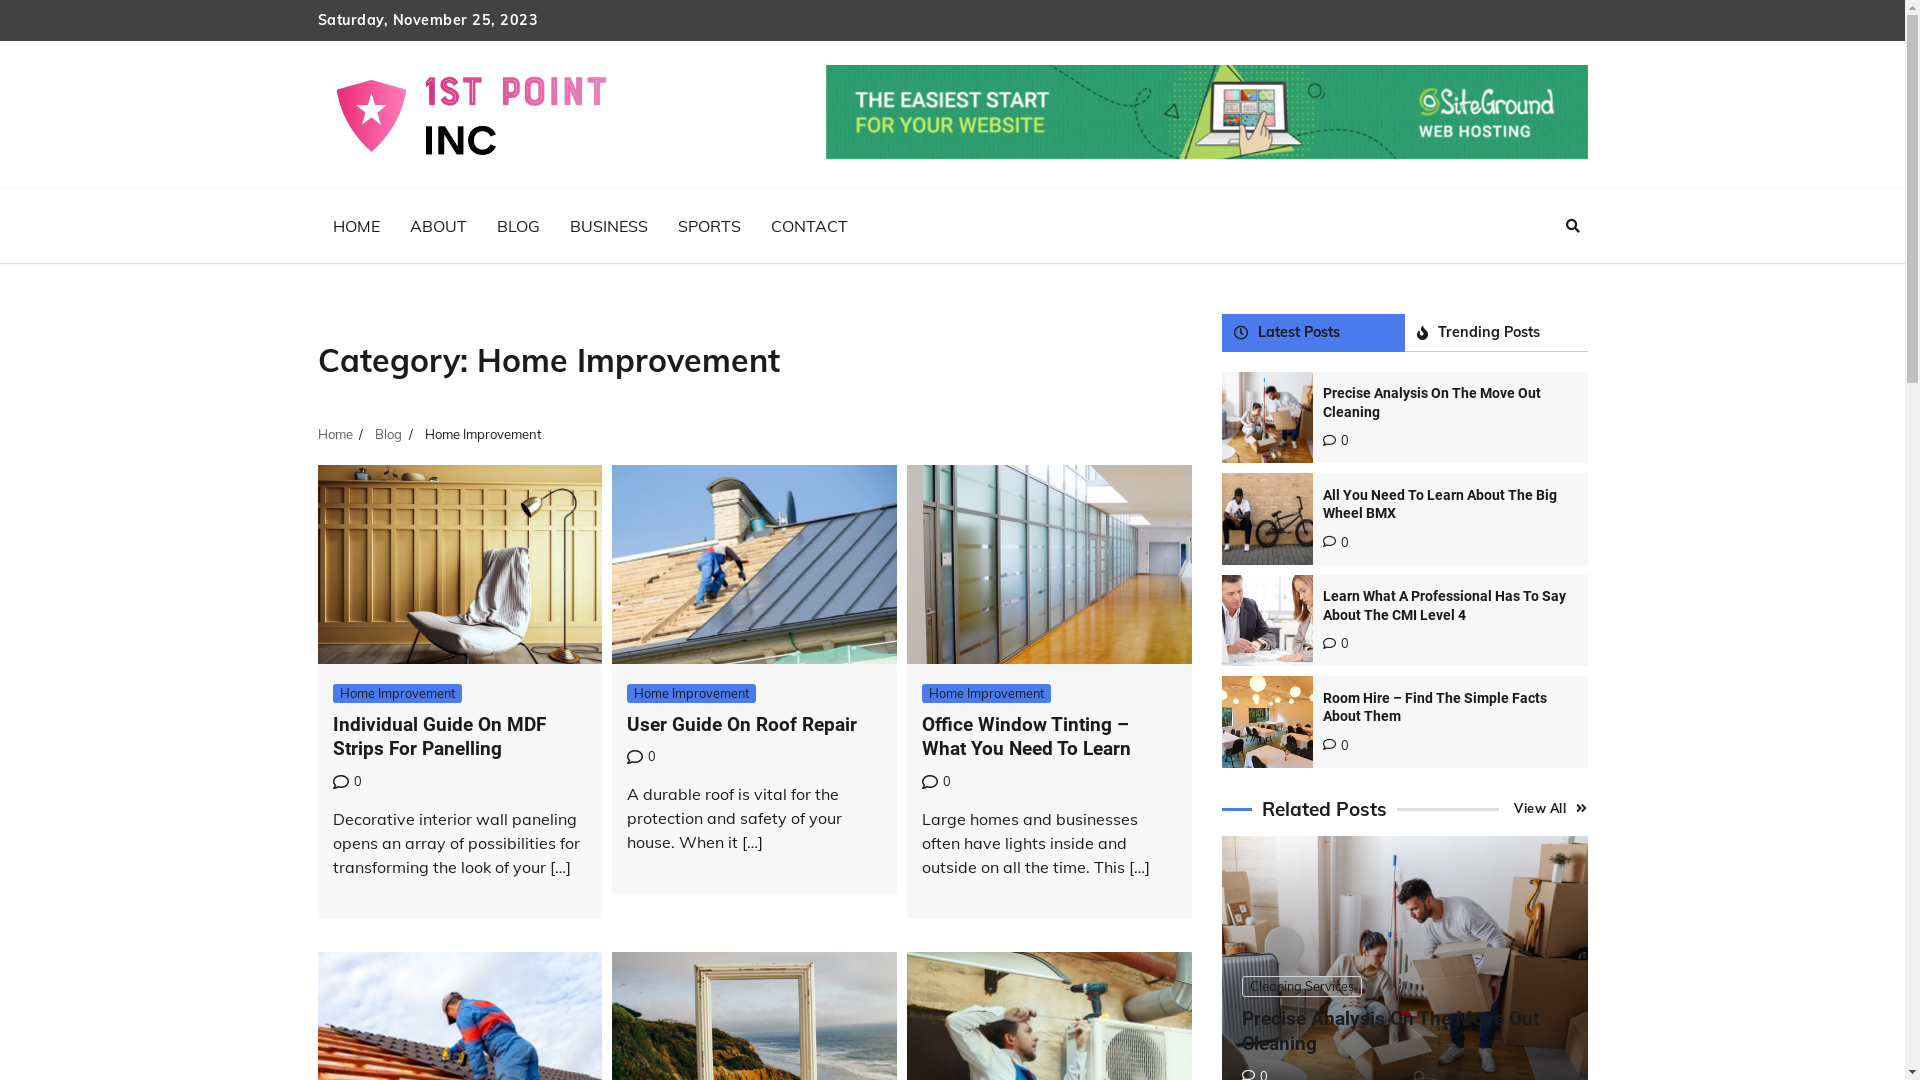  What do you see at coordinates (741, 724) in the screenshot?
I see `'User Guide On Roof Repair'` at bounding box center [741, 724].